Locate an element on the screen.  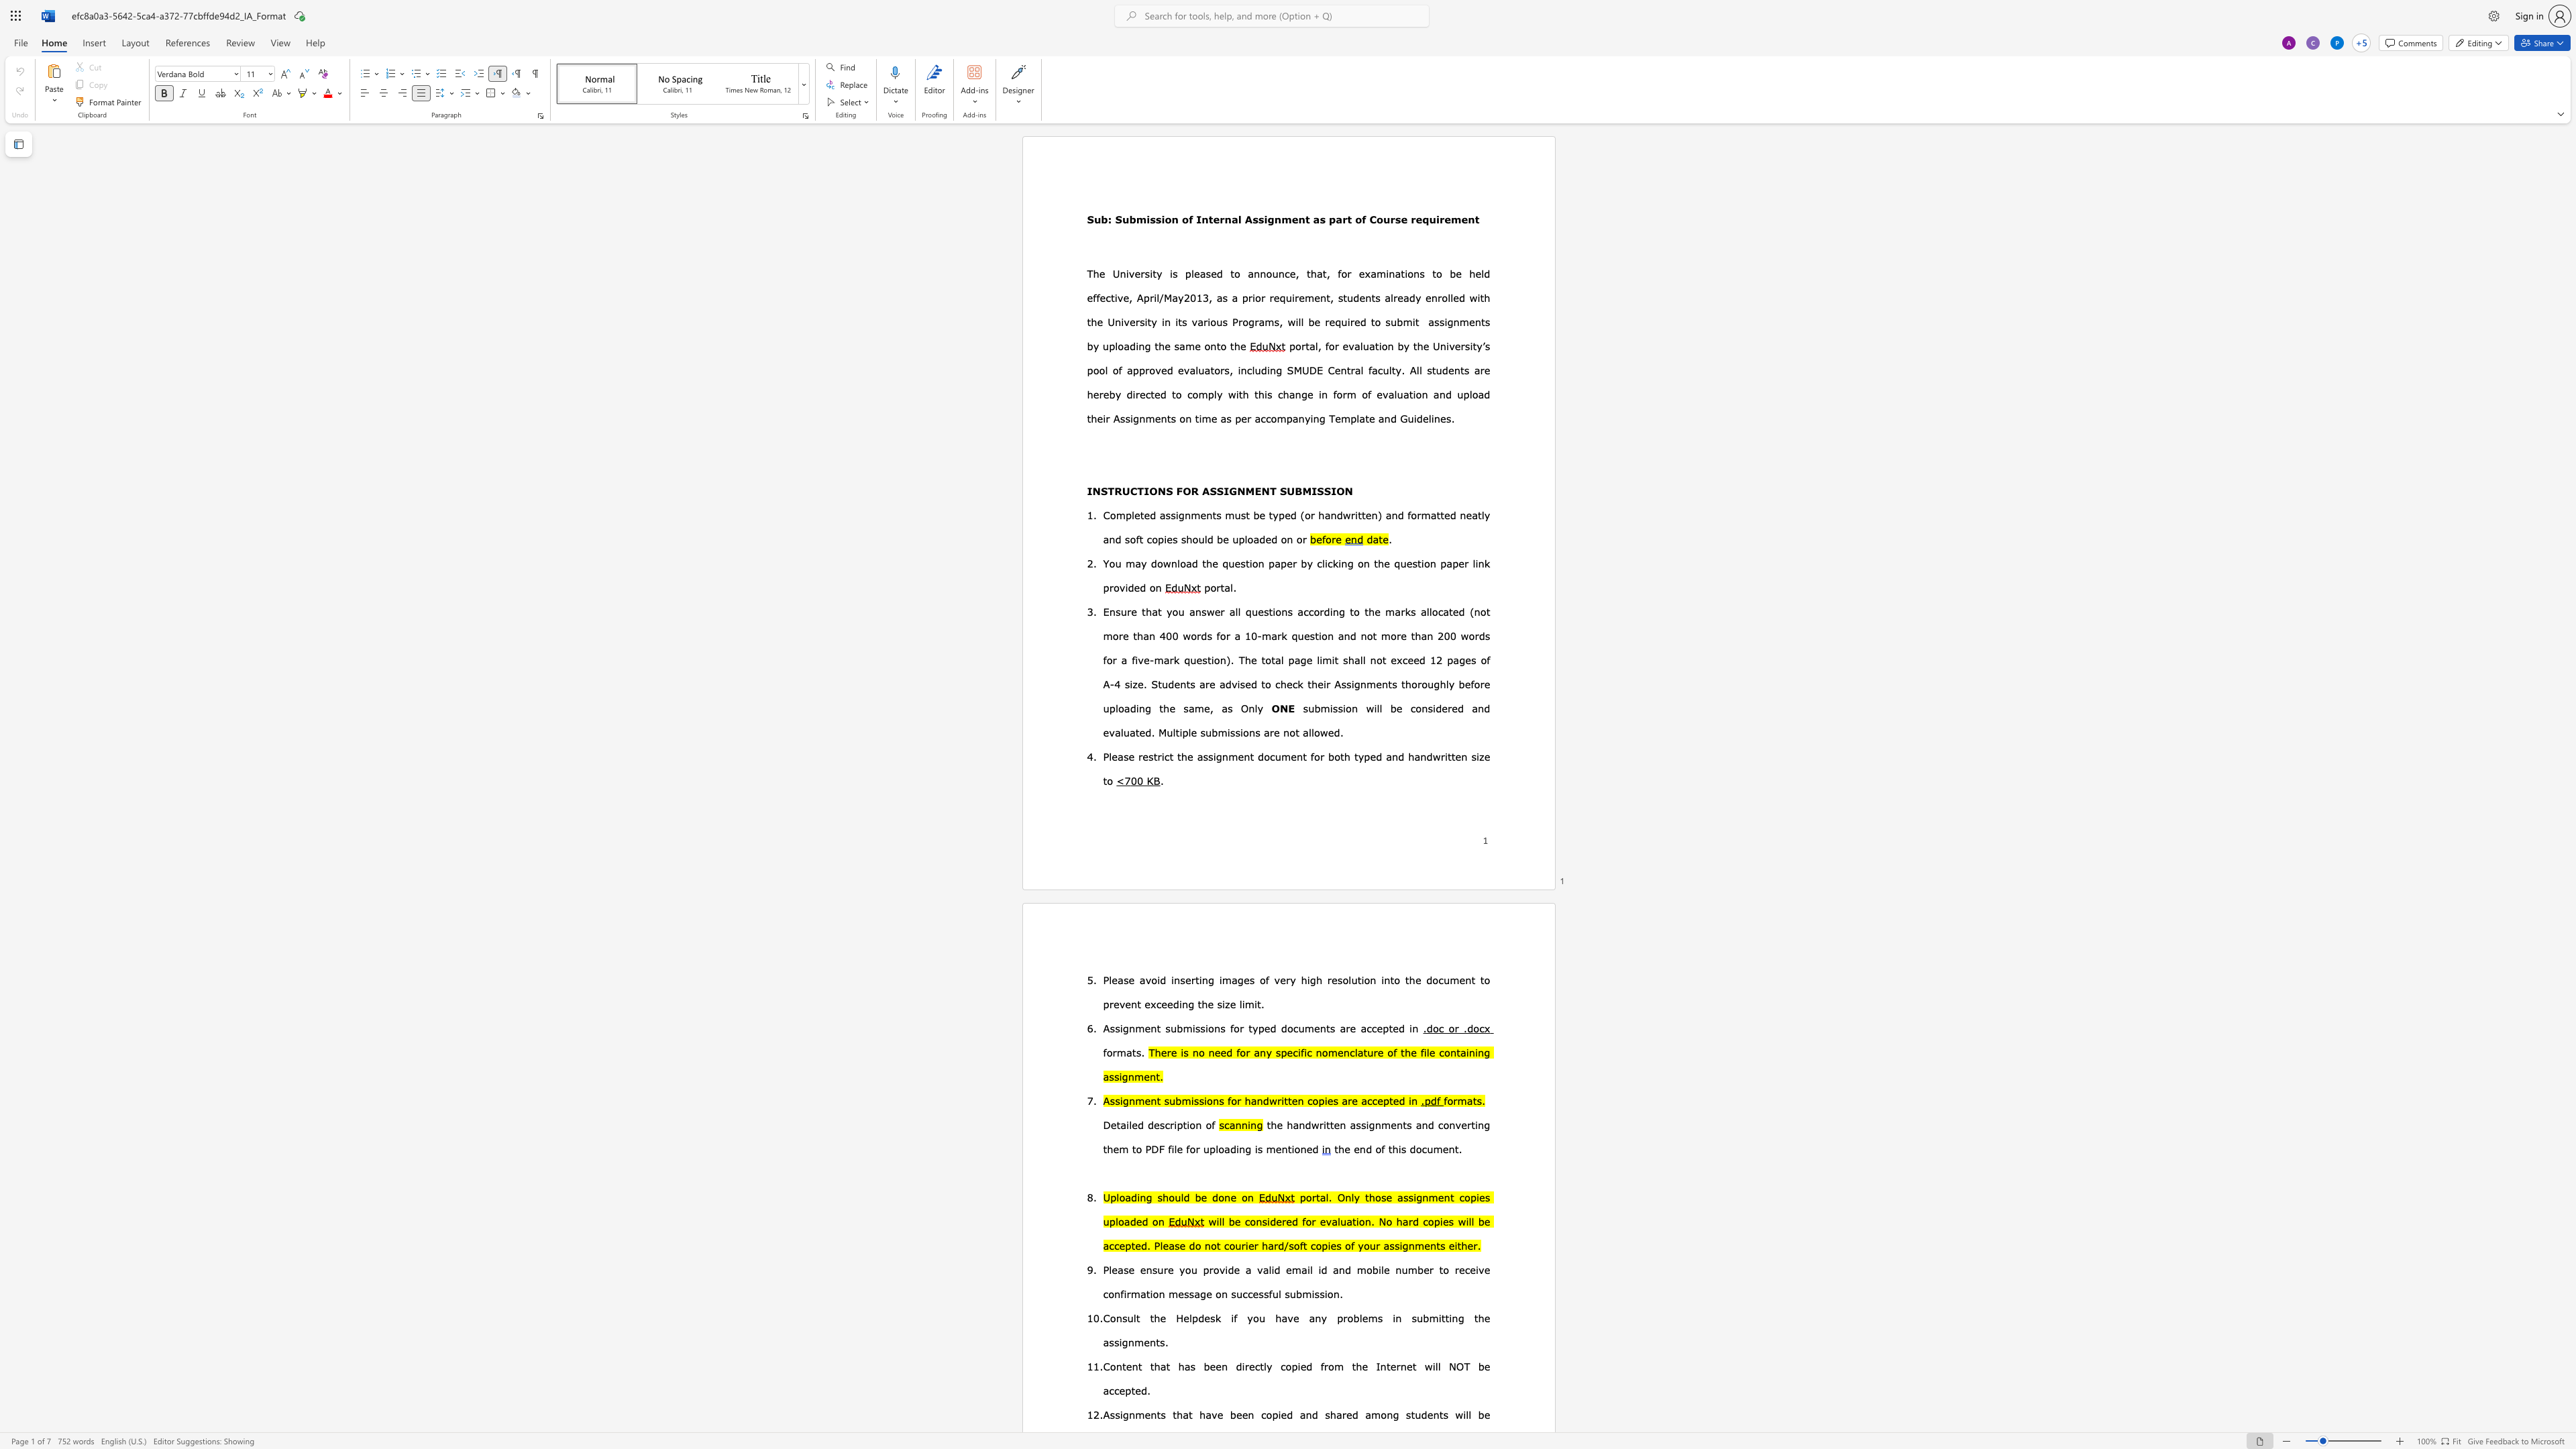
the 1th character "h" in the text is located at coordinates (1184, 756).